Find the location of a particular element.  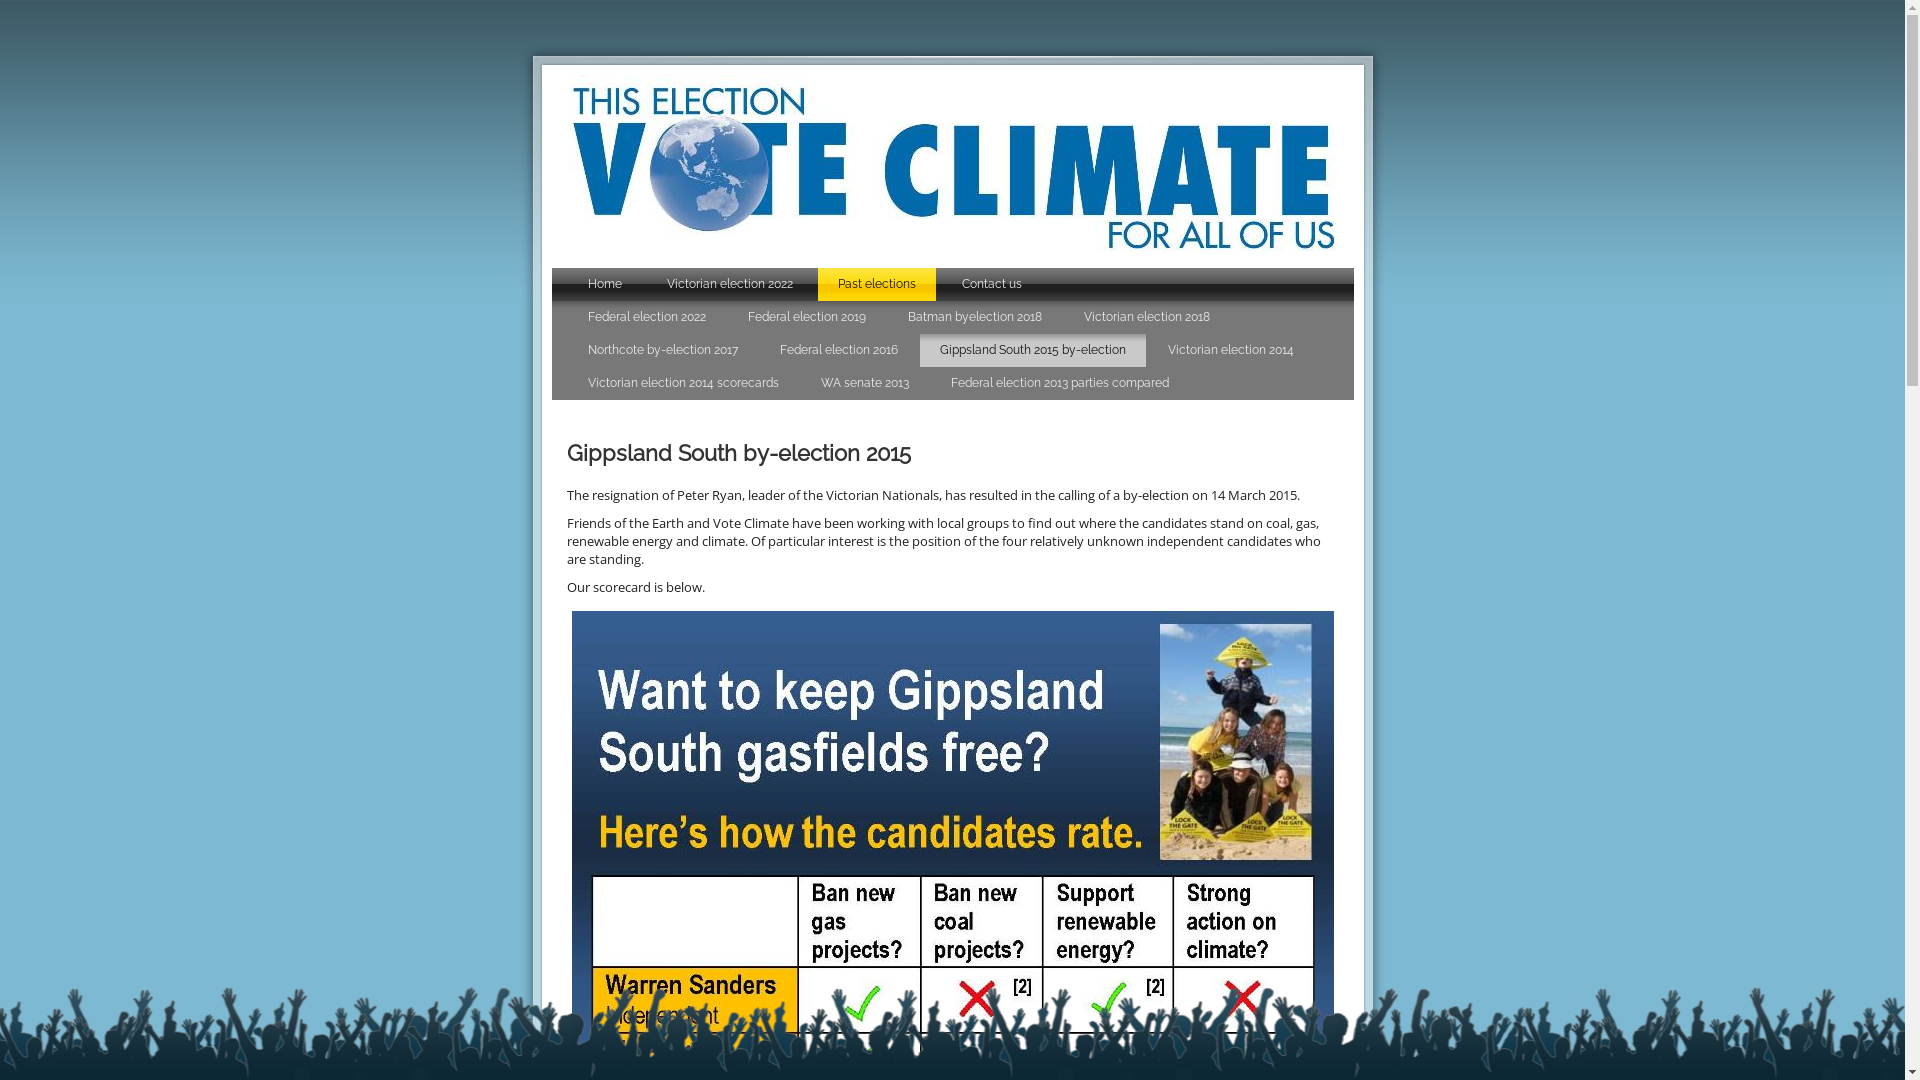

'Federal election 2022' is located at coordinates (647, 316).